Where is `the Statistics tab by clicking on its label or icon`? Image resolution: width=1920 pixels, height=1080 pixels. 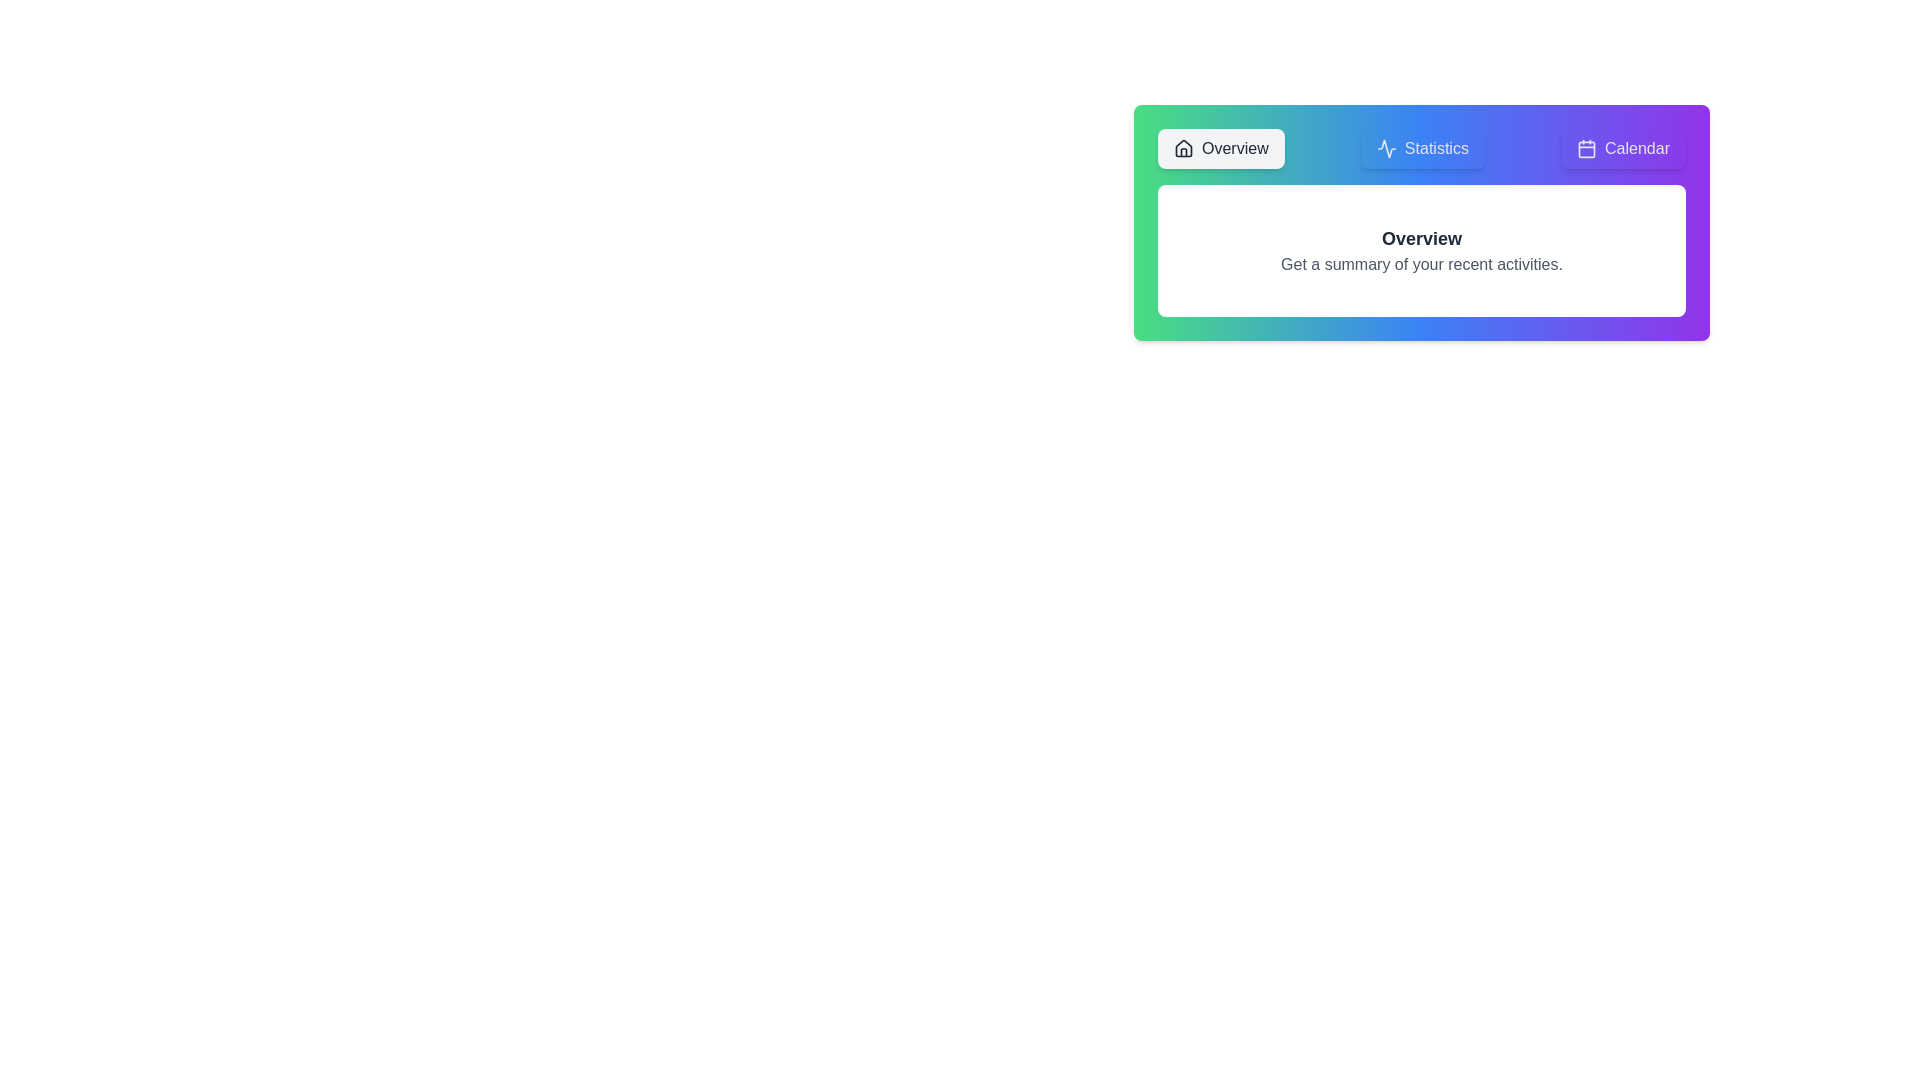 the Statistics tab by clicking on its label or icon is located at coordinates (1421, 148).